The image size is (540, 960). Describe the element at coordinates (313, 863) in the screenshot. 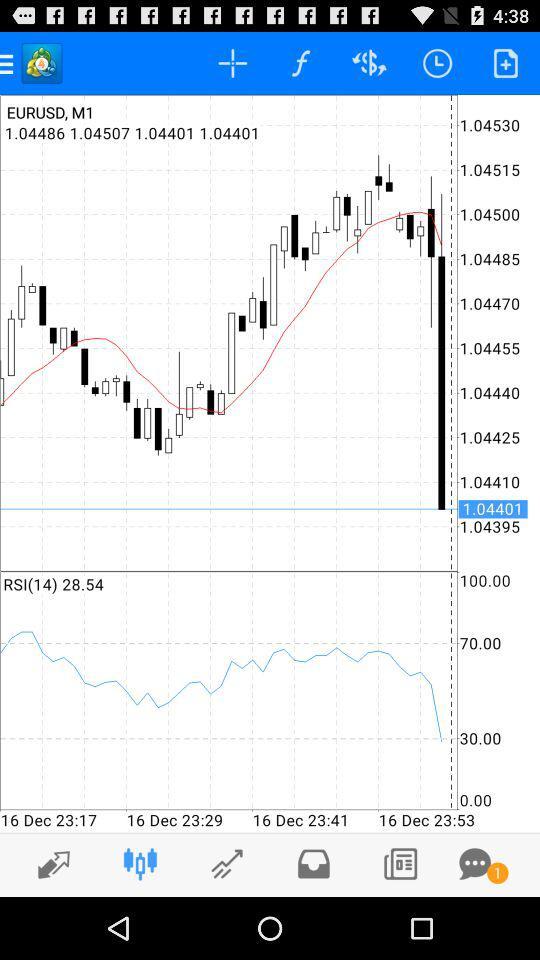

I see `check inbox` at that location.